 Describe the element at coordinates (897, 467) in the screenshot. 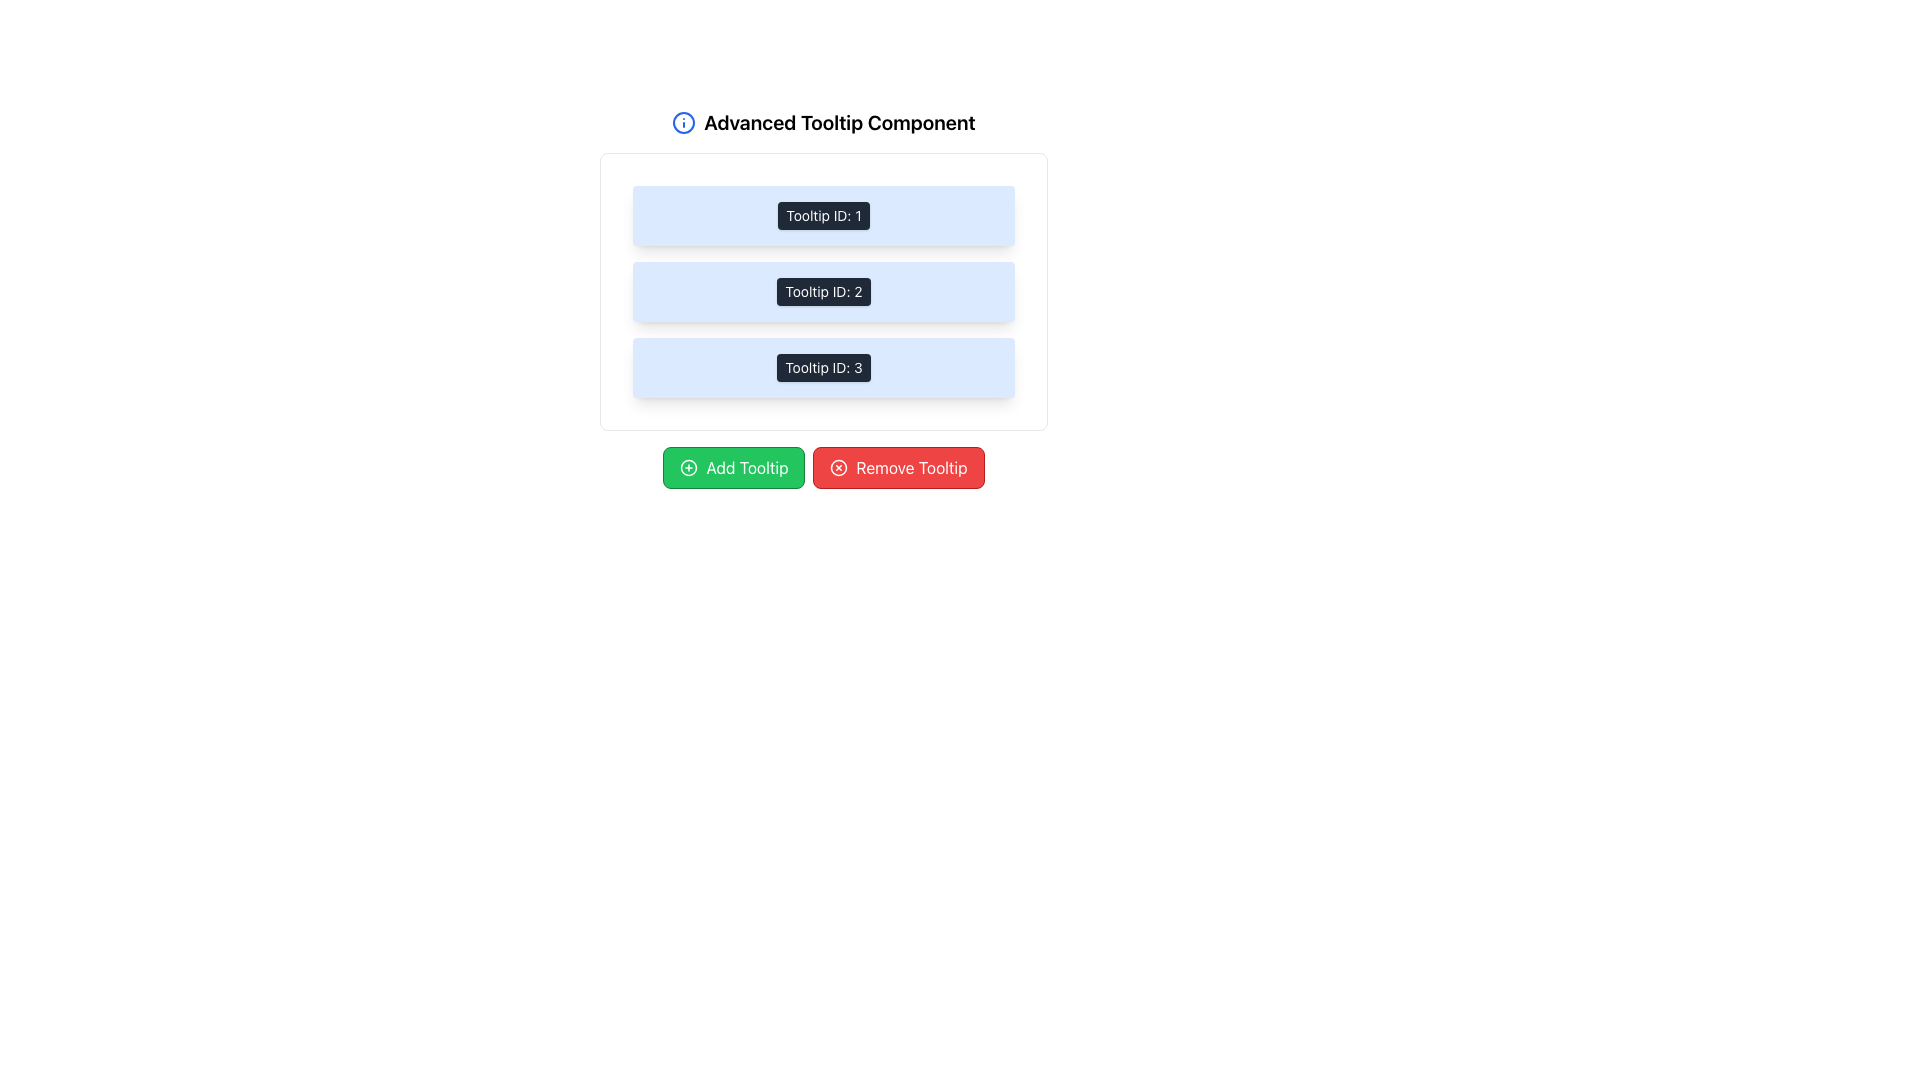

I see `the rectangular red button labeled 'Remove Tooltip' to observe its hover effects` at that location.